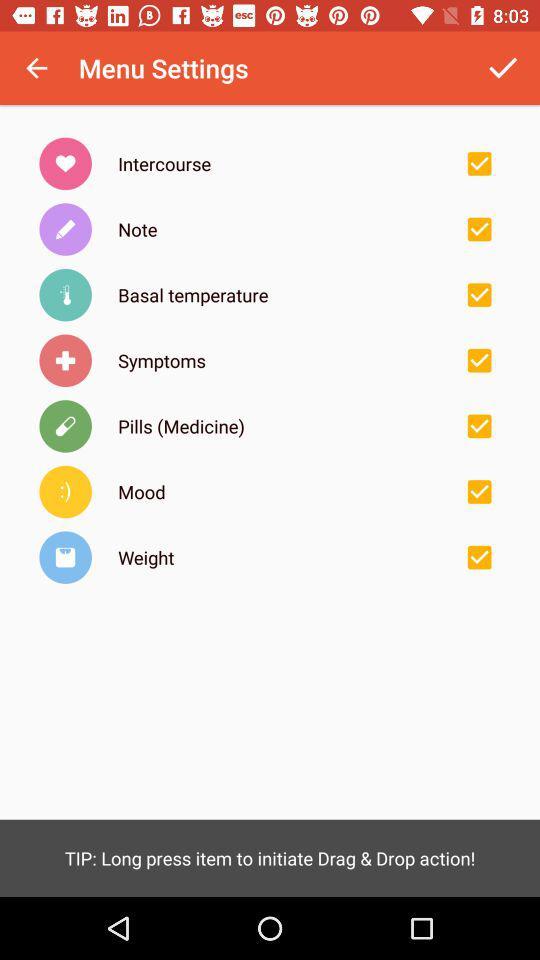 The width and height of the screenshot is (540, 960). Describe the element at coordinates (478, 360) in the screenshot. I see `remove symptoms menu` at that location.